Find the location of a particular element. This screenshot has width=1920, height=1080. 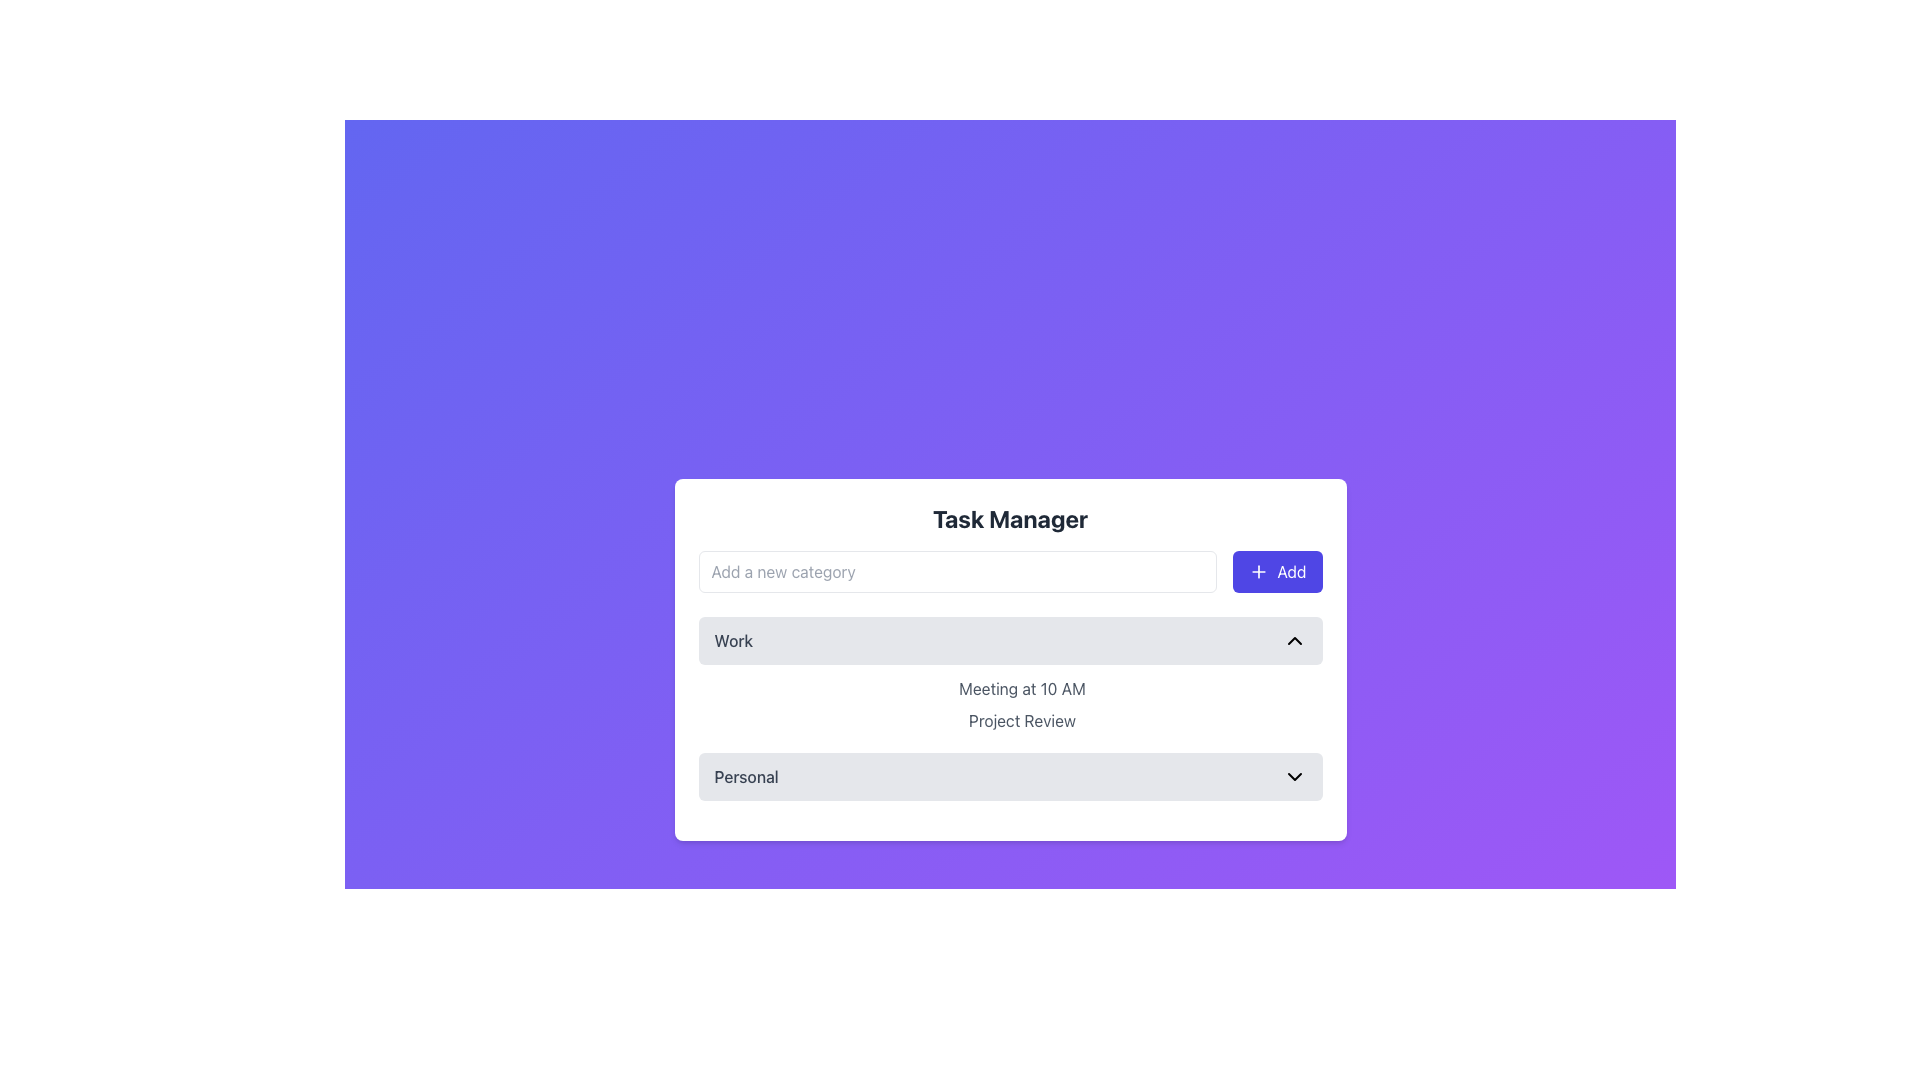

the downward chevron icon located at the rightmost end of the 'Personal' section is located at coordinates (1294, 775).